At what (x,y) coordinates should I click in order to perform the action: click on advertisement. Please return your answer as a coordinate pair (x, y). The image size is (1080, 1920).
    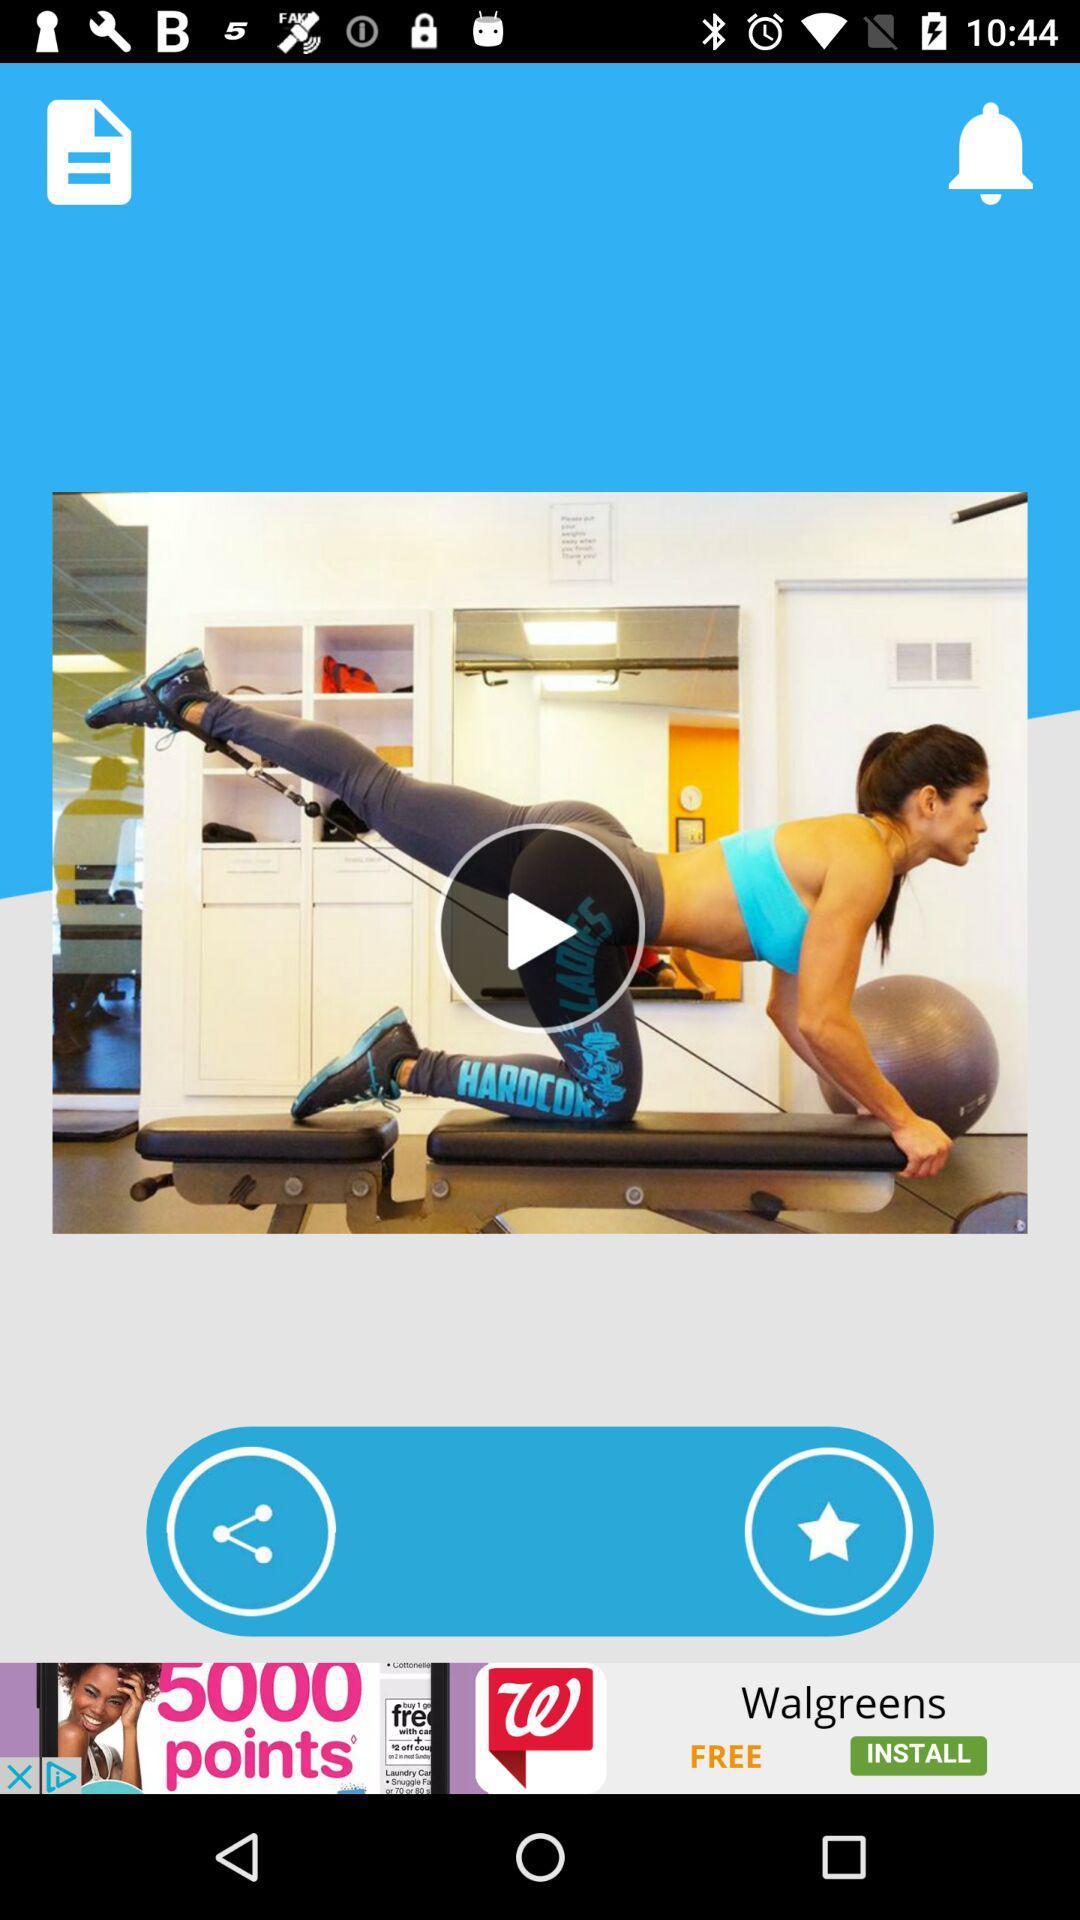
    Looking at the image, I should click on (540, 1727).